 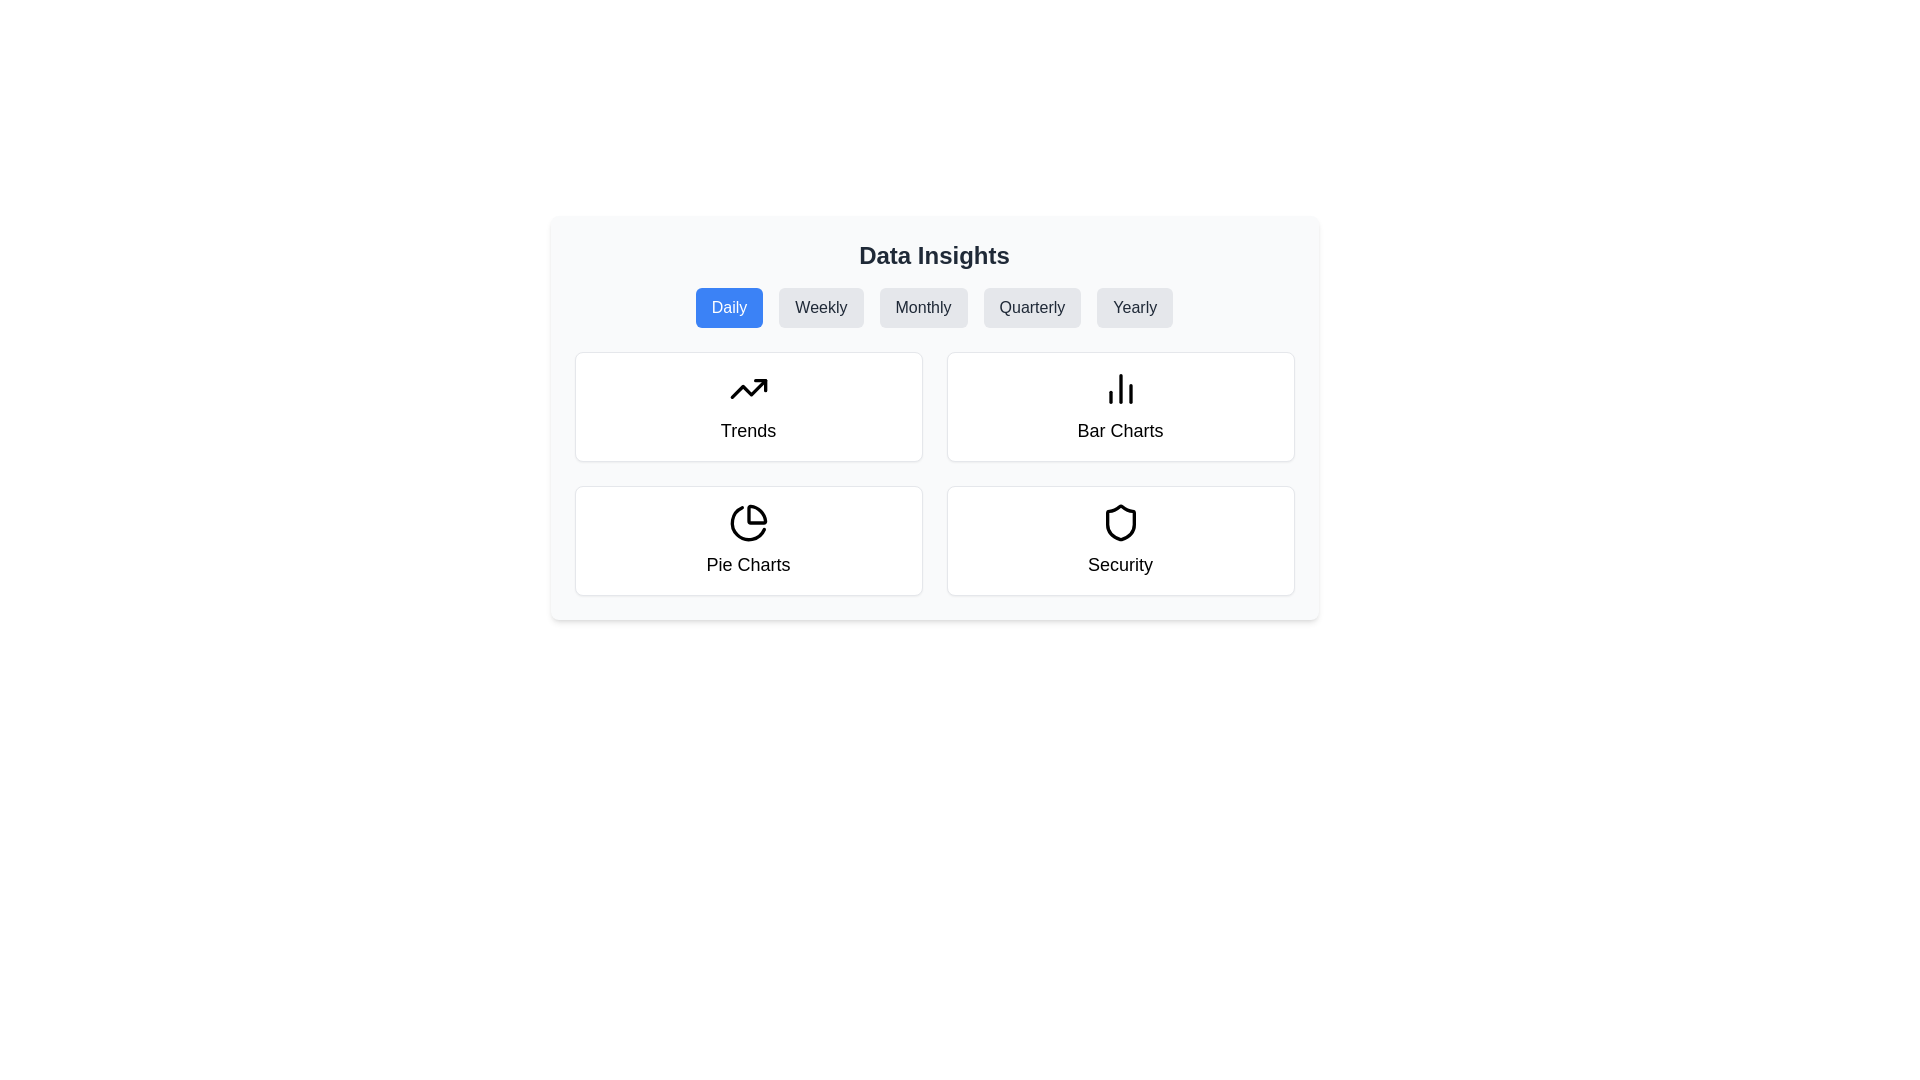 I want to click on the 'Yearly' button, the last button in the row of time interval options, so click(x=1135, y=308).